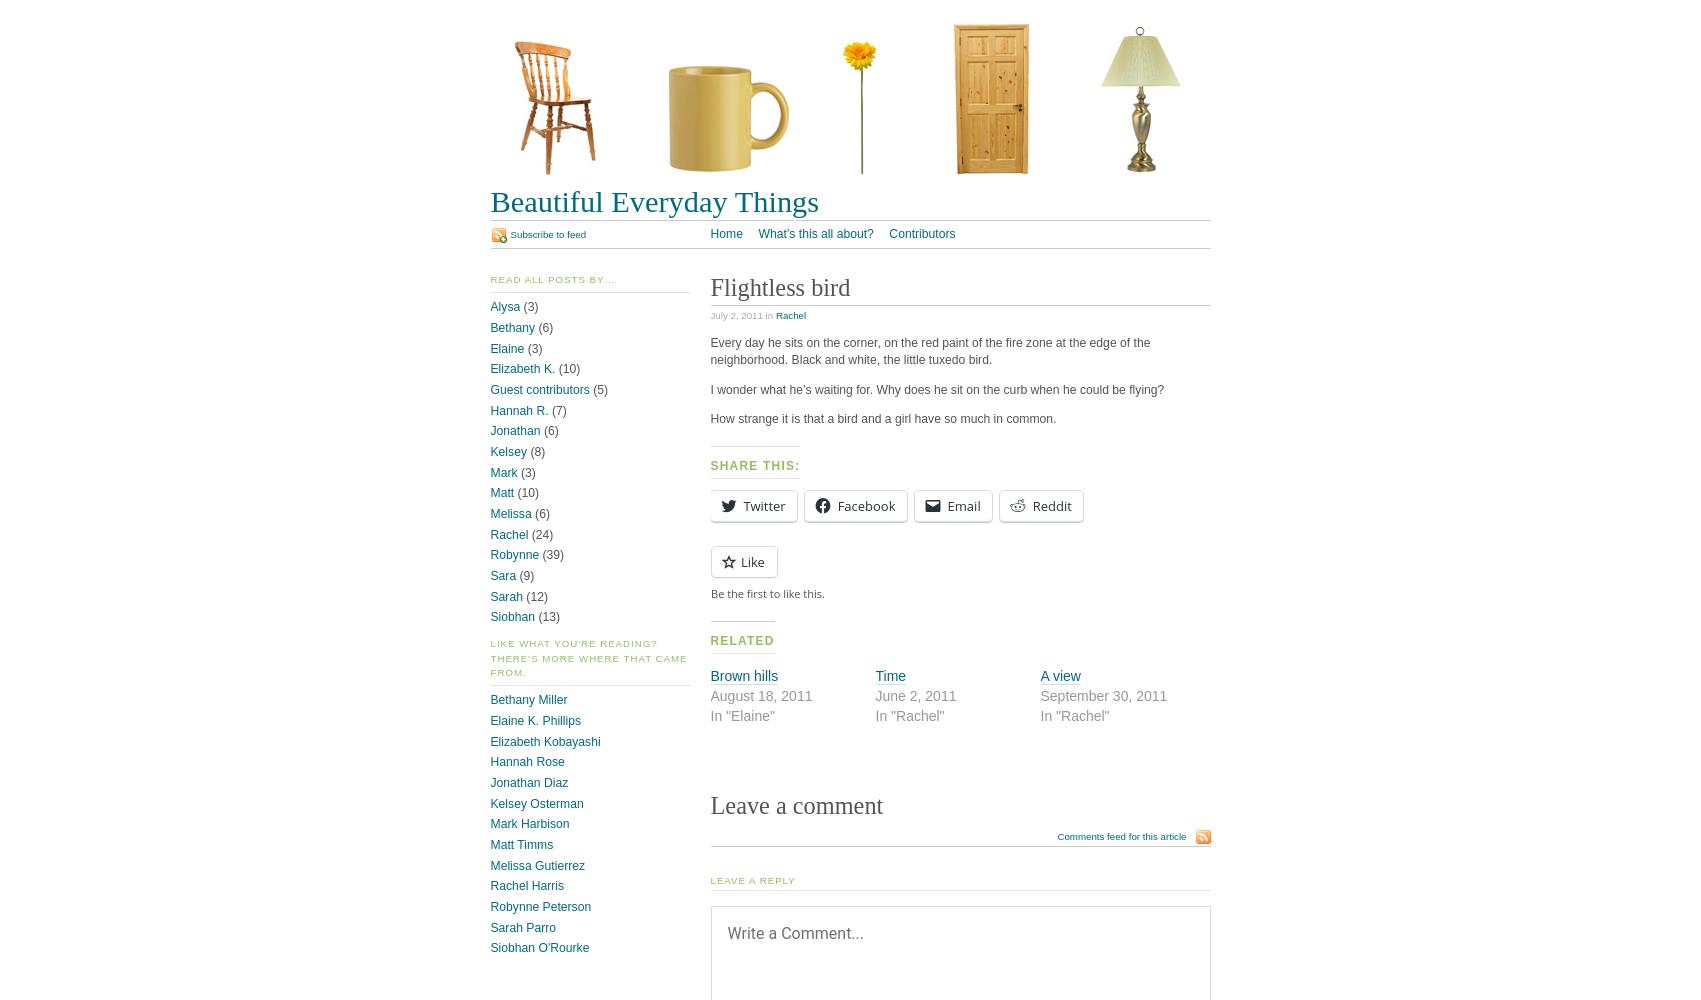 This screenshot has width=1701, height=1000. I want to click on 'Kelsey Osterman', so click(536, 803).